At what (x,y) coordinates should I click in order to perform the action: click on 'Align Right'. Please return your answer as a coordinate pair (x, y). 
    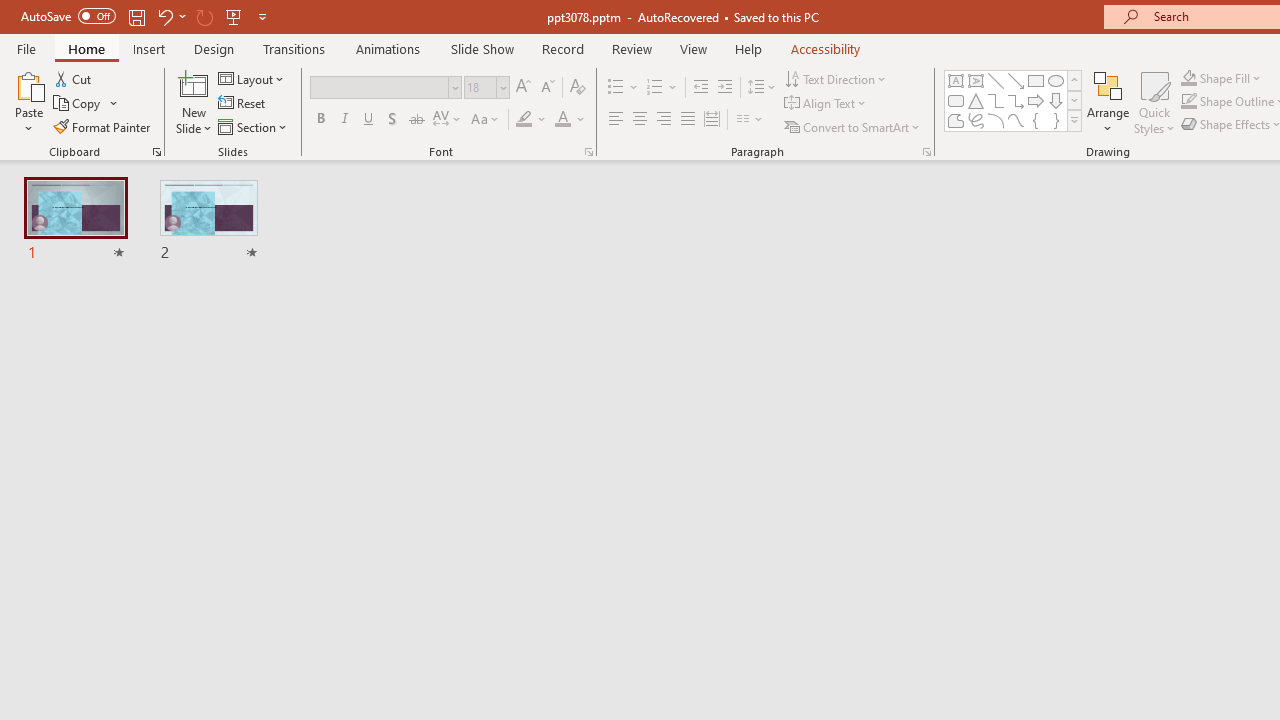
    Looking at the image, I should click on (663, 119).